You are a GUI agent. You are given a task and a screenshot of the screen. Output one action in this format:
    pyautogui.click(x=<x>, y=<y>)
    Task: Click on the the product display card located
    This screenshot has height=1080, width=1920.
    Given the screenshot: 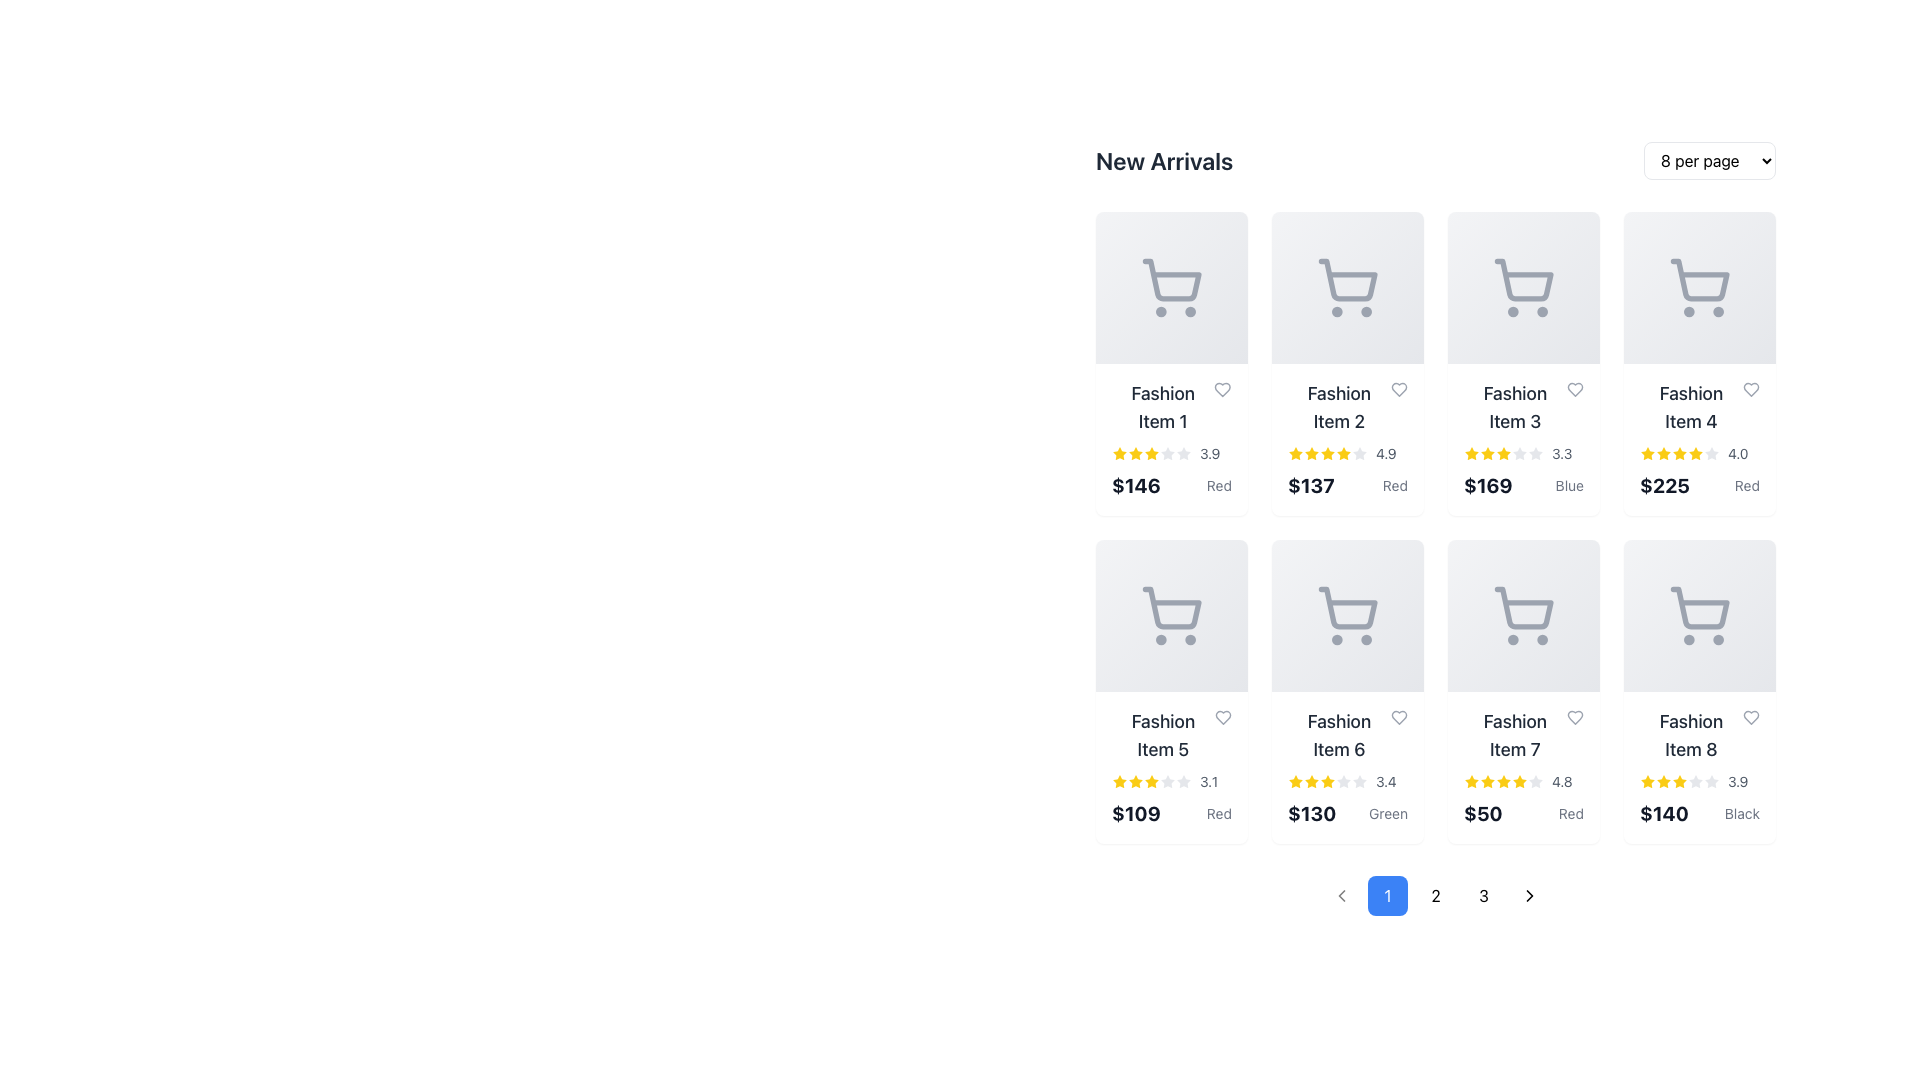 What is the action you would take?
    pyautogui.click(x=1171, y=363)
    